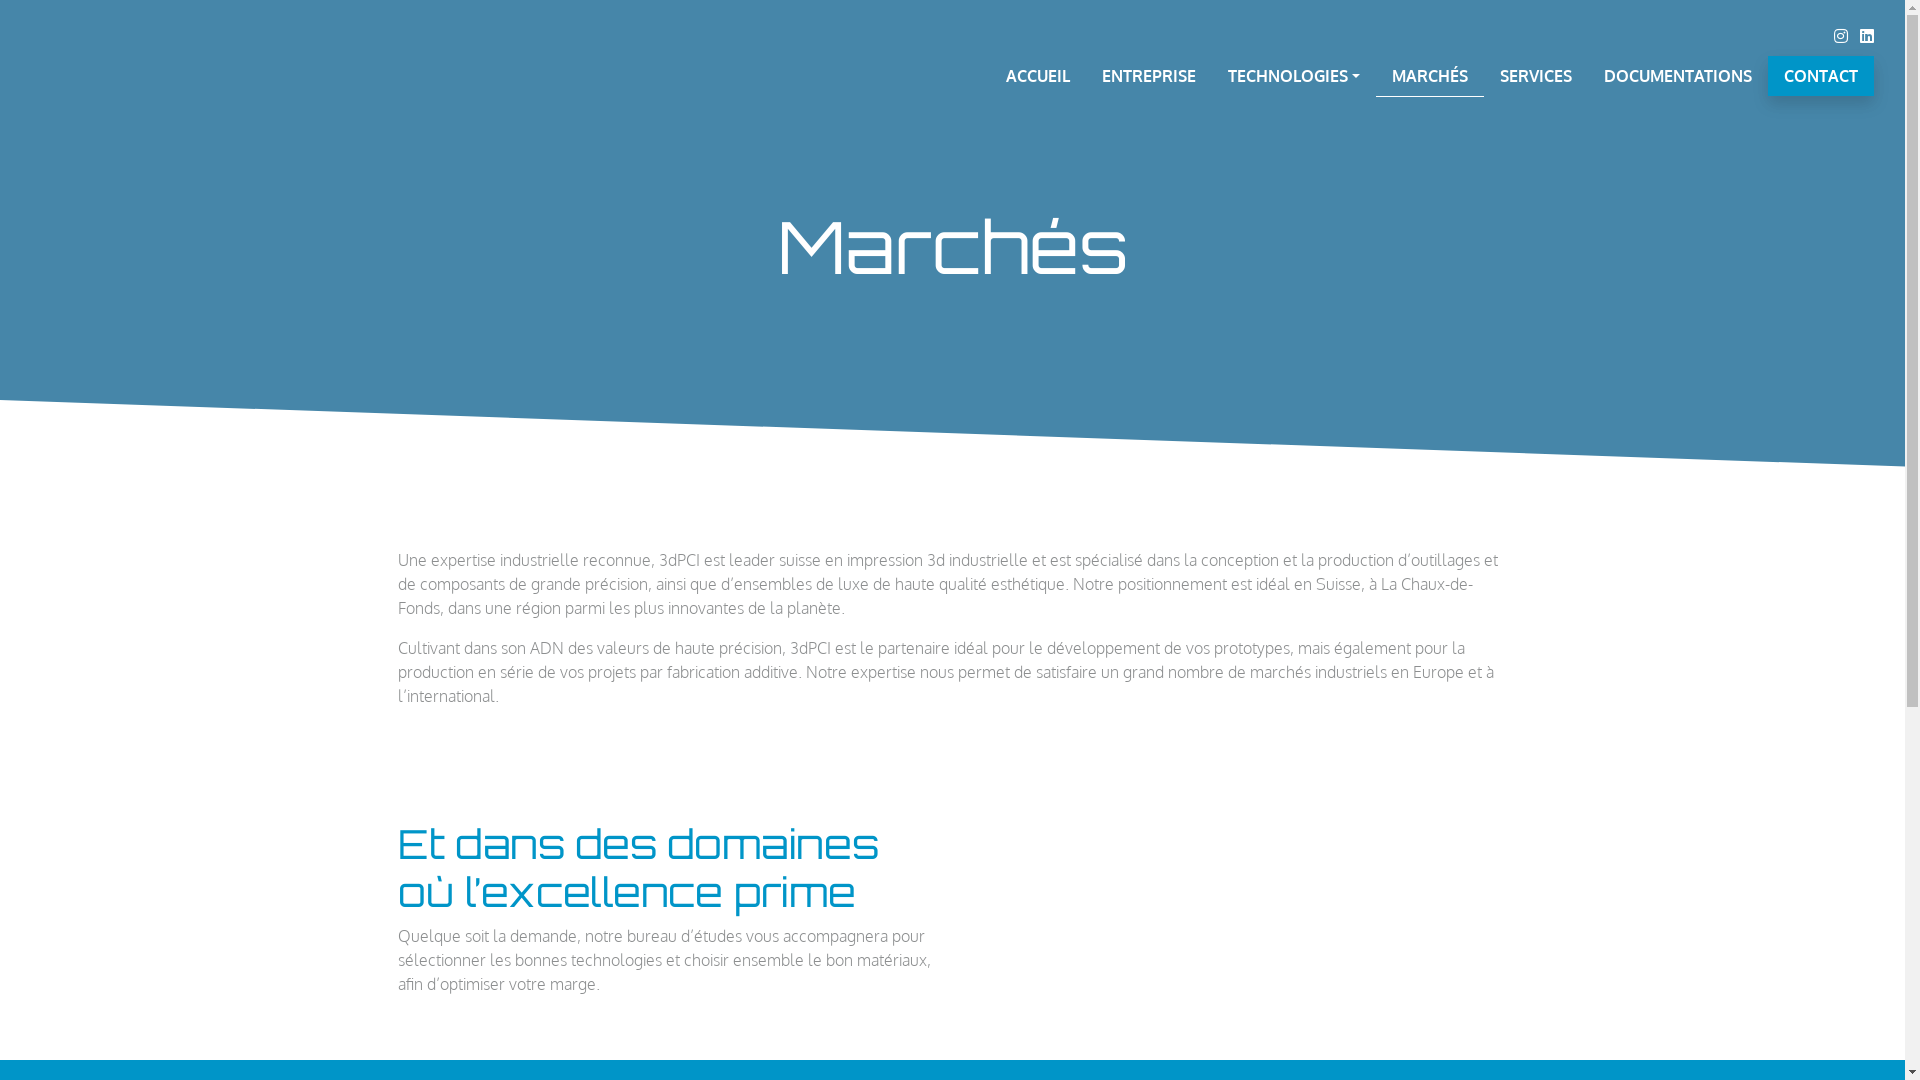  I want to click on 'LinkedIn', so click(1866, 35).